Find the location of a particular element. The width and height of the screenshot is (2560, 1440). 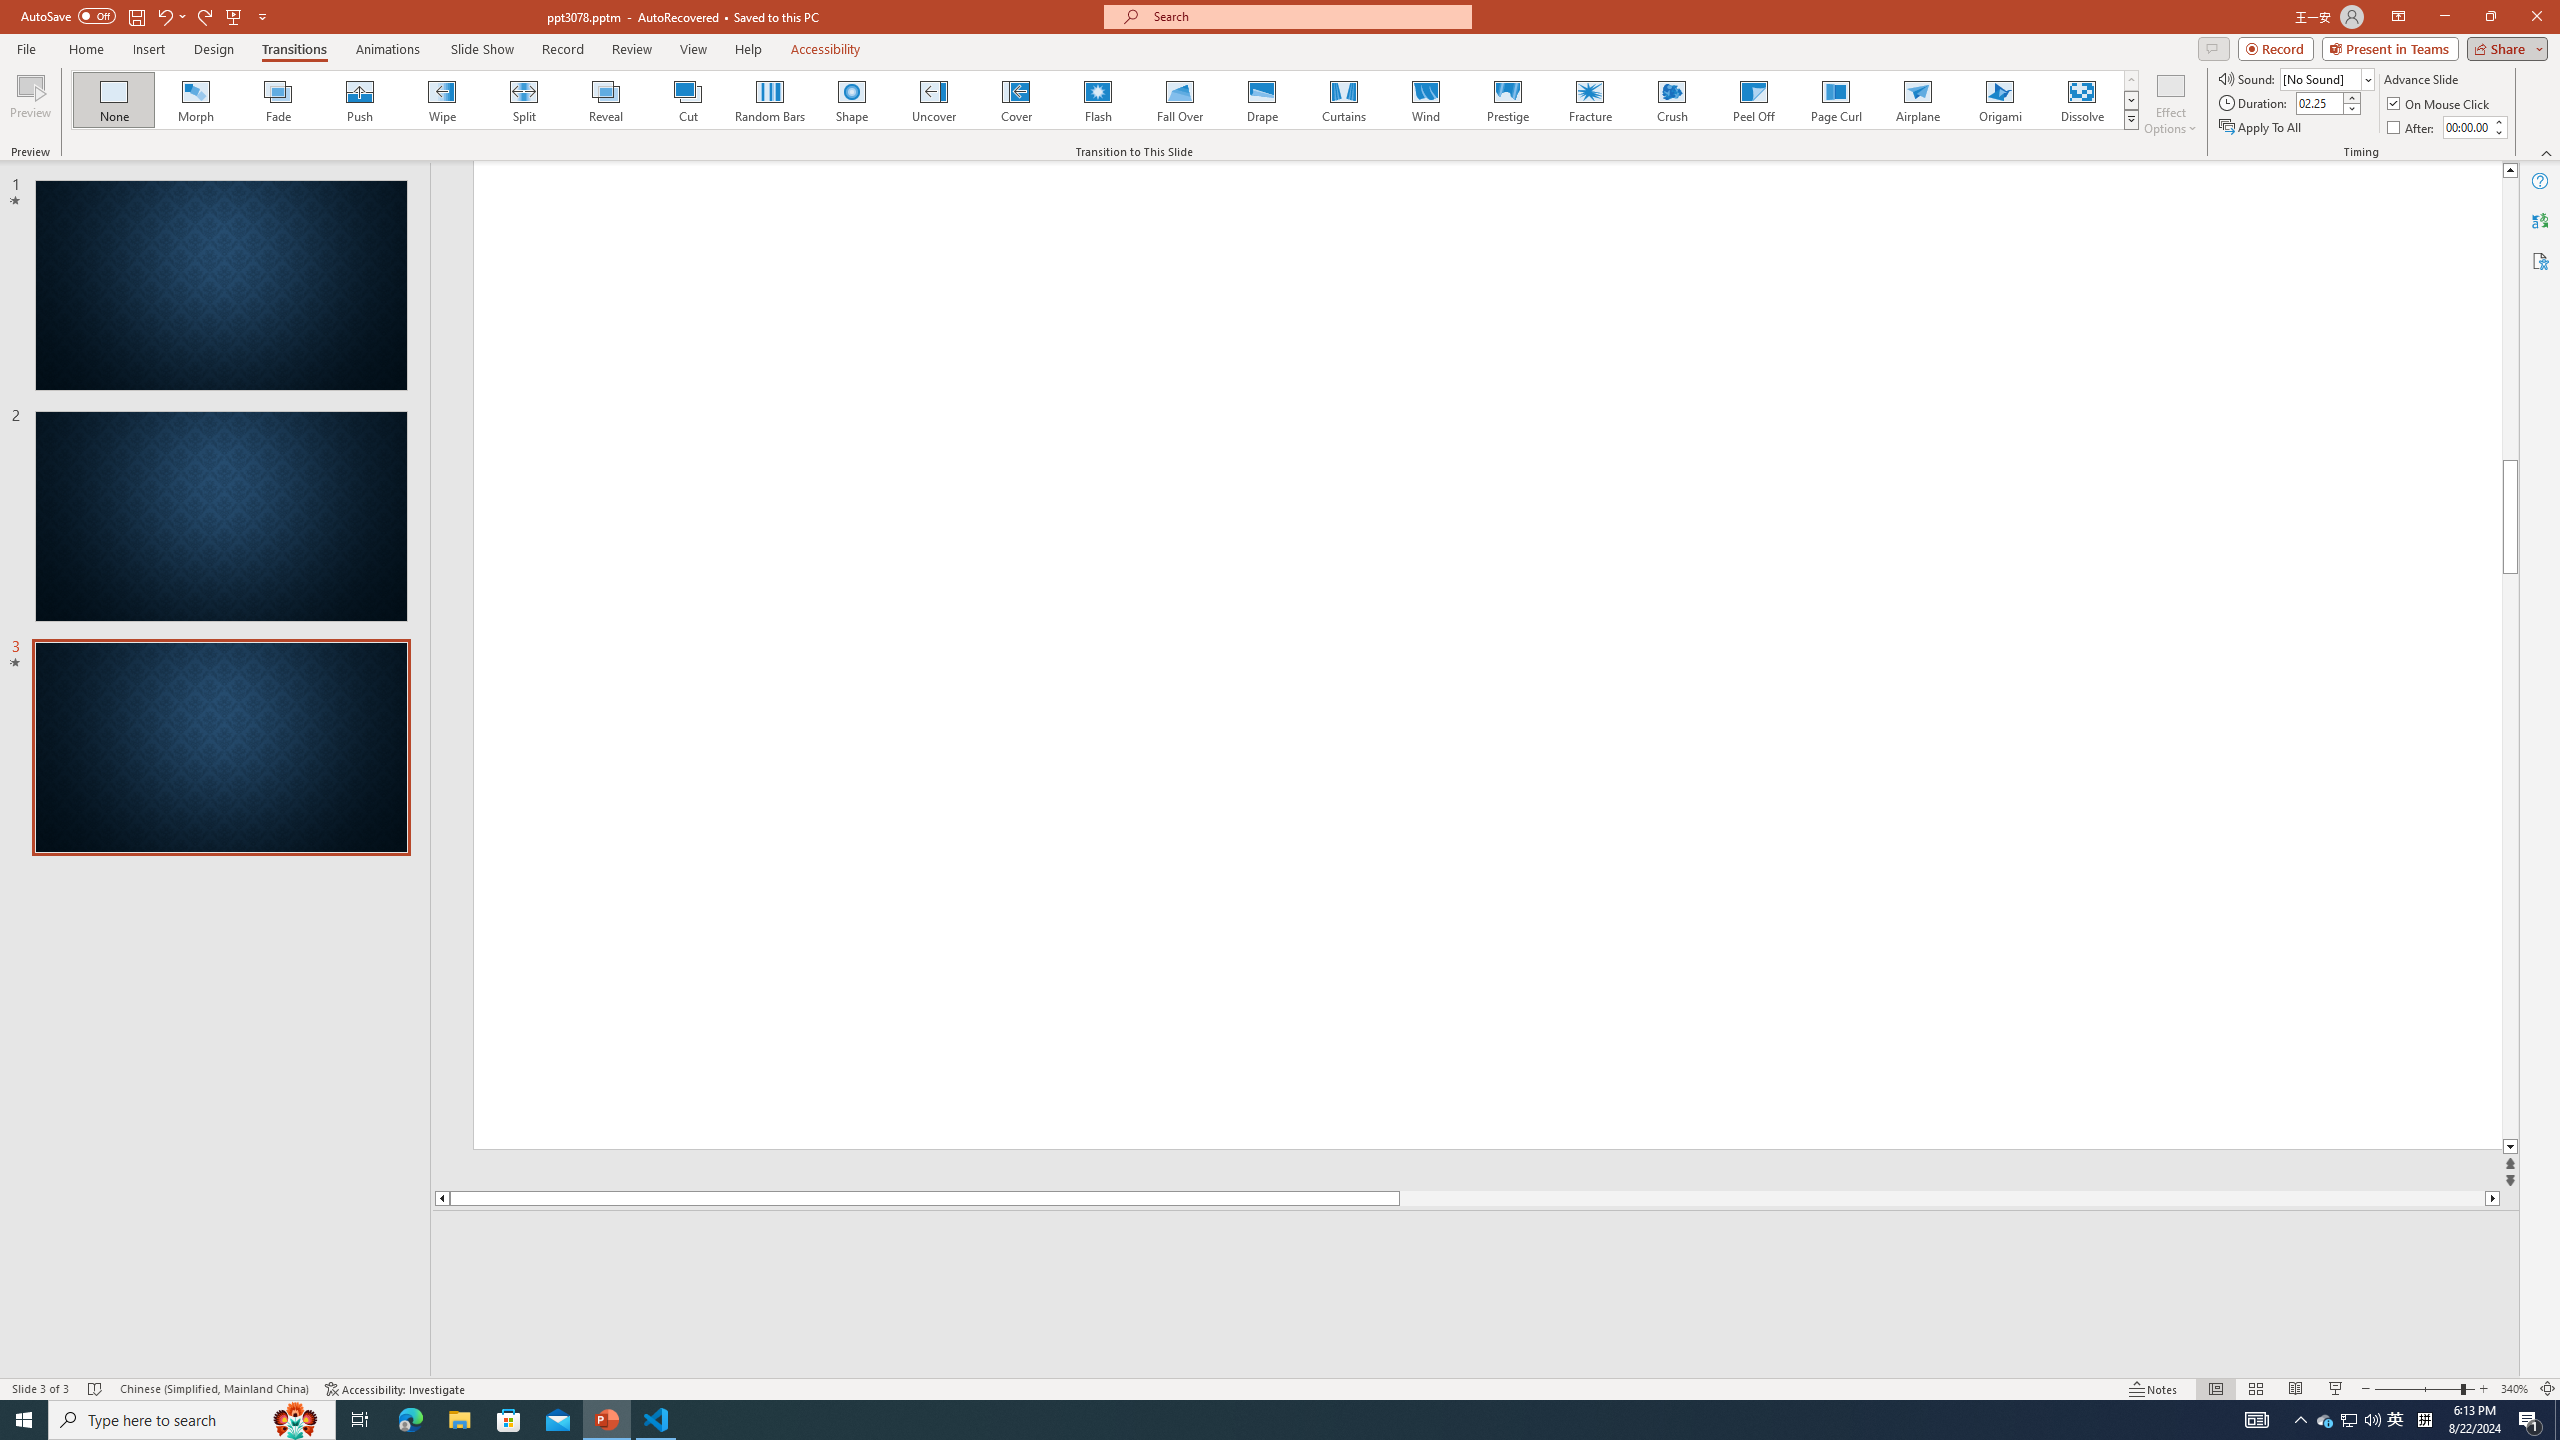

'Slide Notes' is located at coordinates (1476, 1240).